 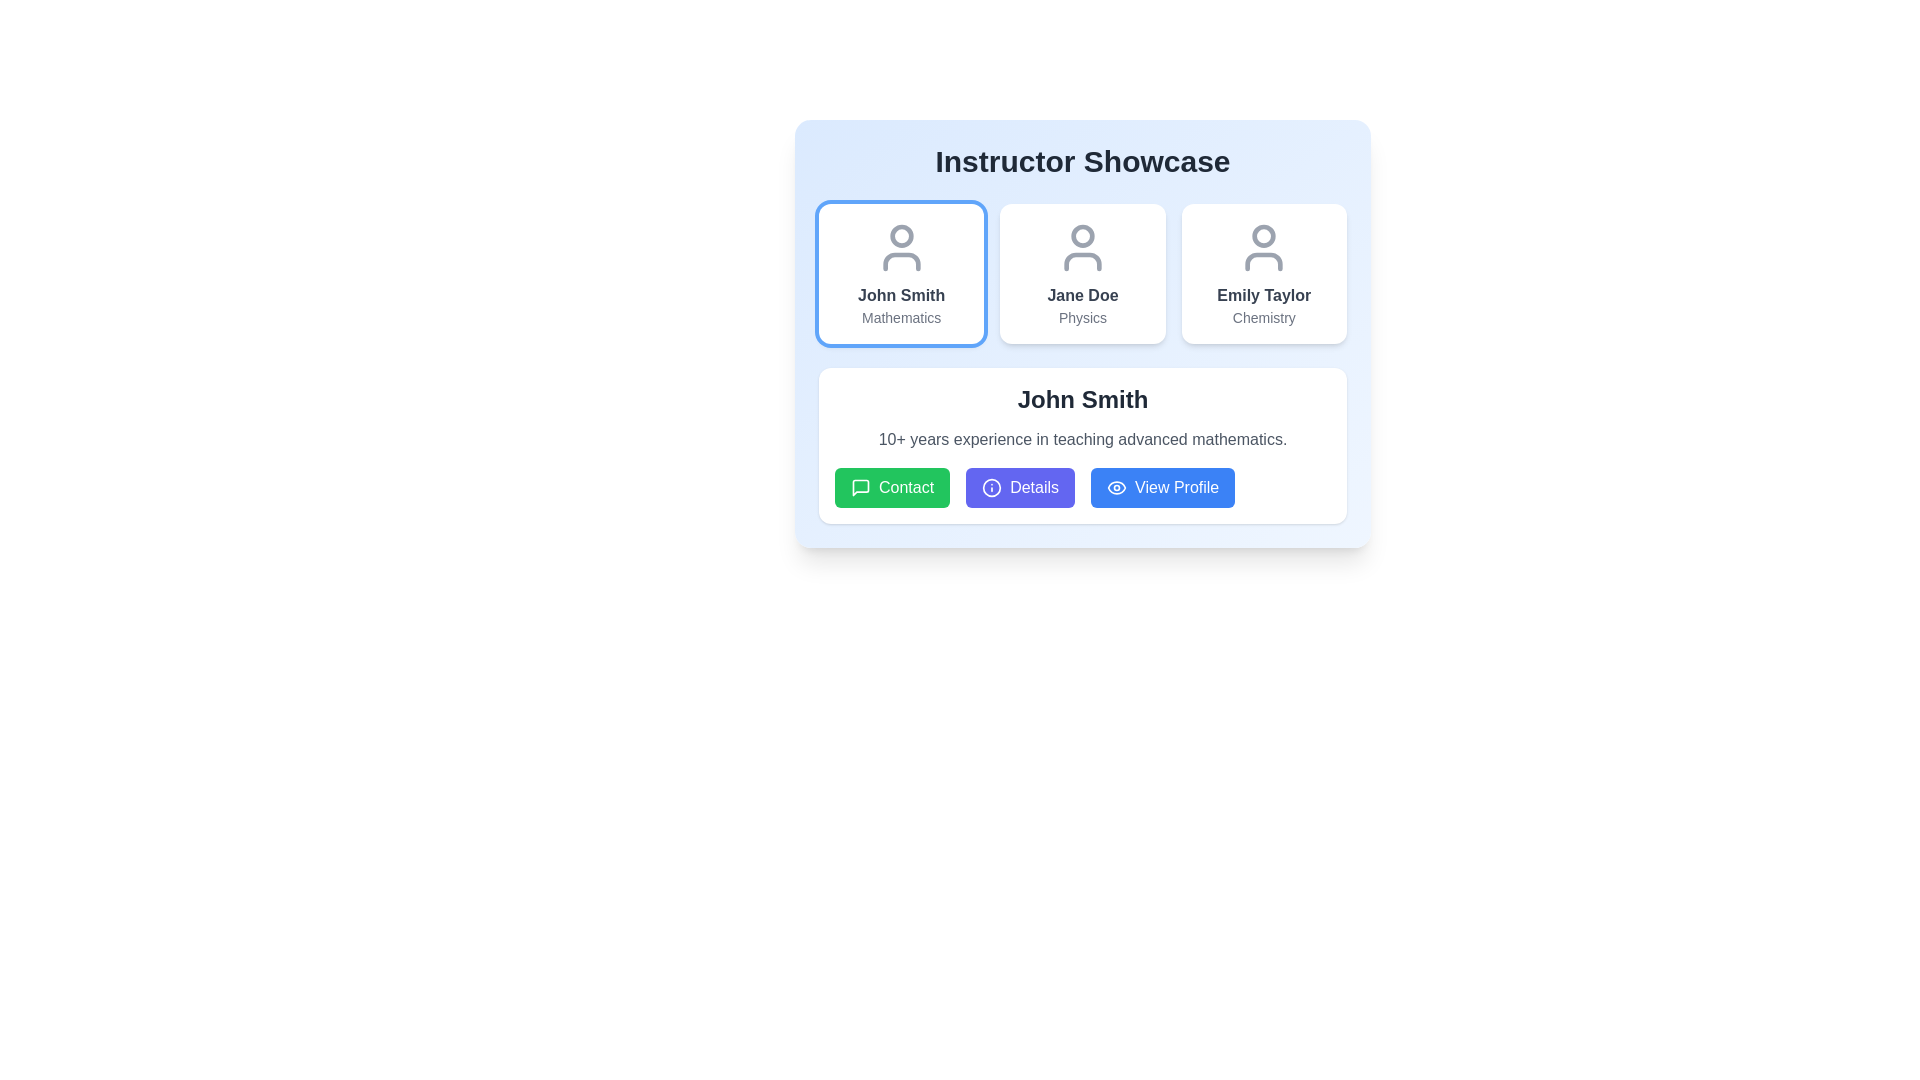 What do you see at coordinates (1082, 296) in the screenshot?
I see `the 'Jane Doe' text label, which is styled in bold gray font and is located in the second instructor profile card, positioned above the 'Physics' subtitle and below the avatar icon` at bounding box center [1082, 296].